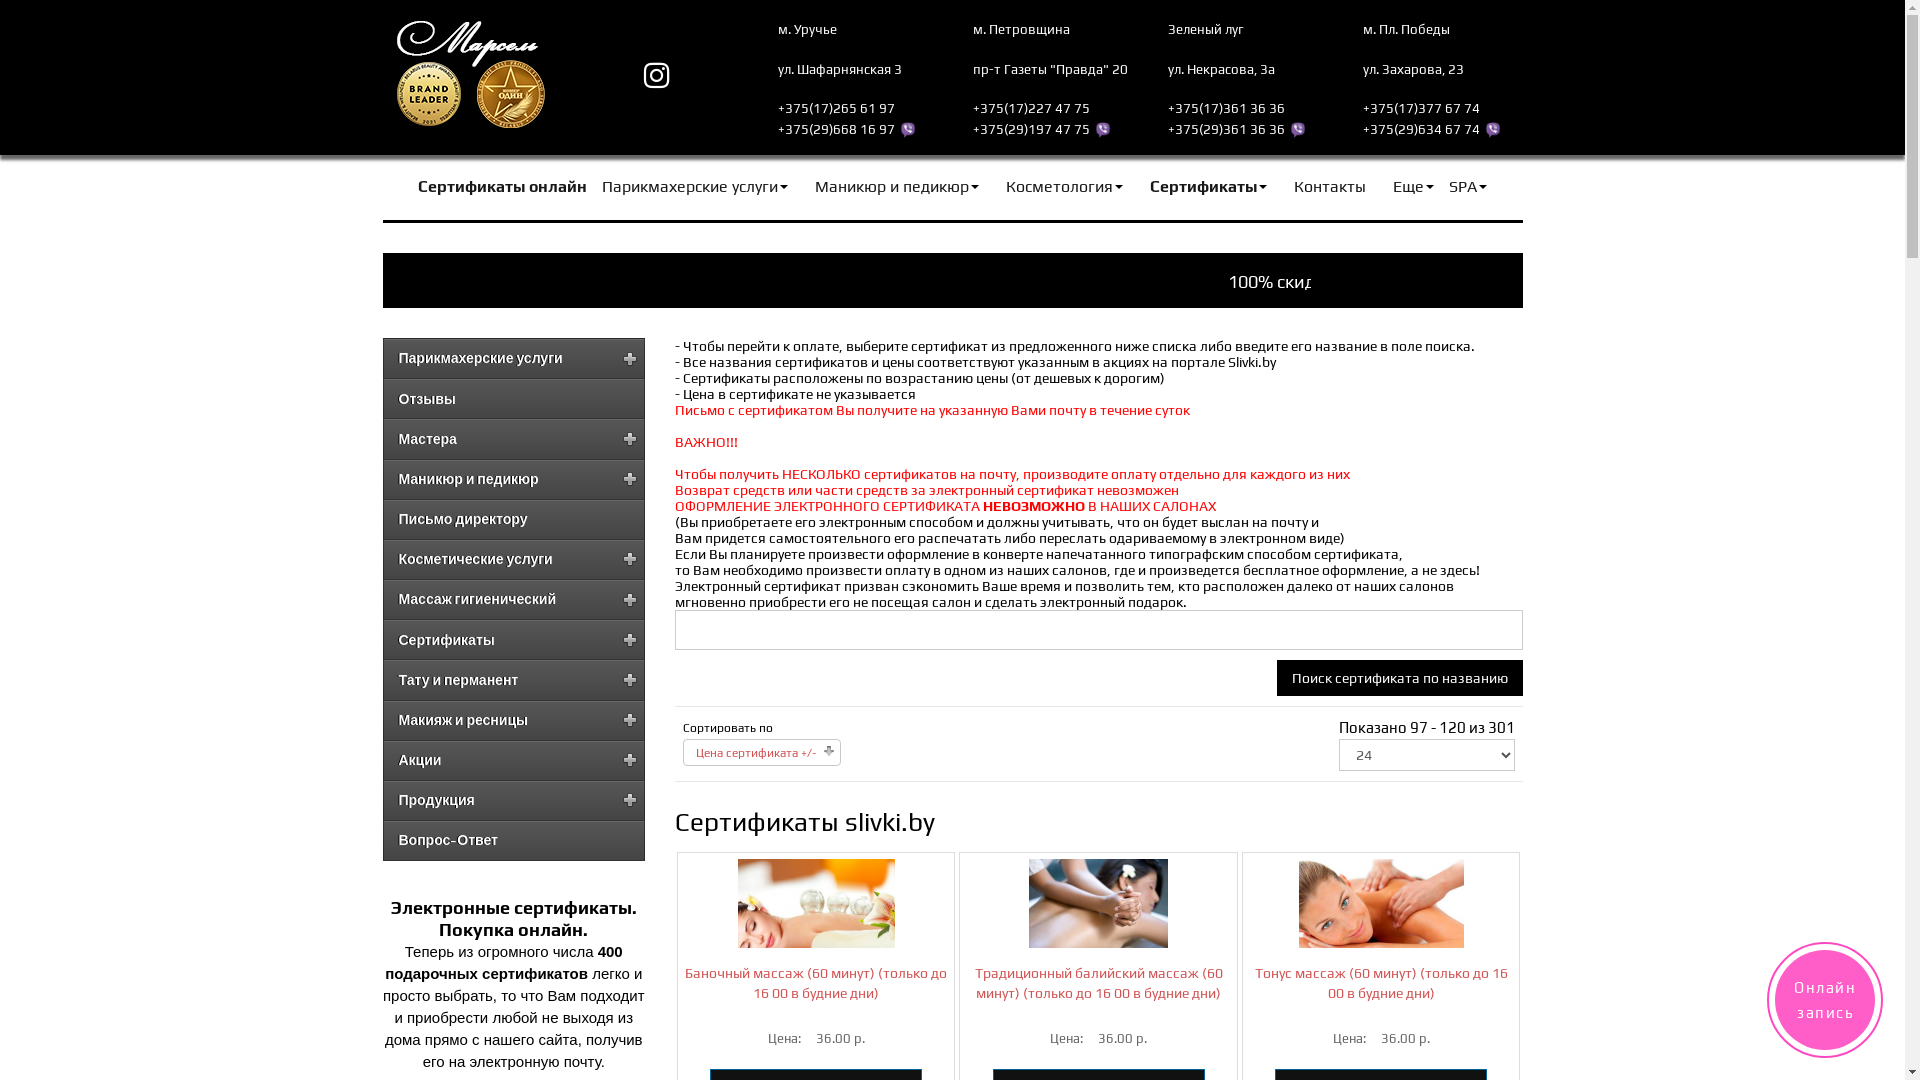 The width and height of the screenshot is (1920, 1080). Describe the element at coordinates (1468, 189) in the screenshot. I see `'SPA'` at that location.